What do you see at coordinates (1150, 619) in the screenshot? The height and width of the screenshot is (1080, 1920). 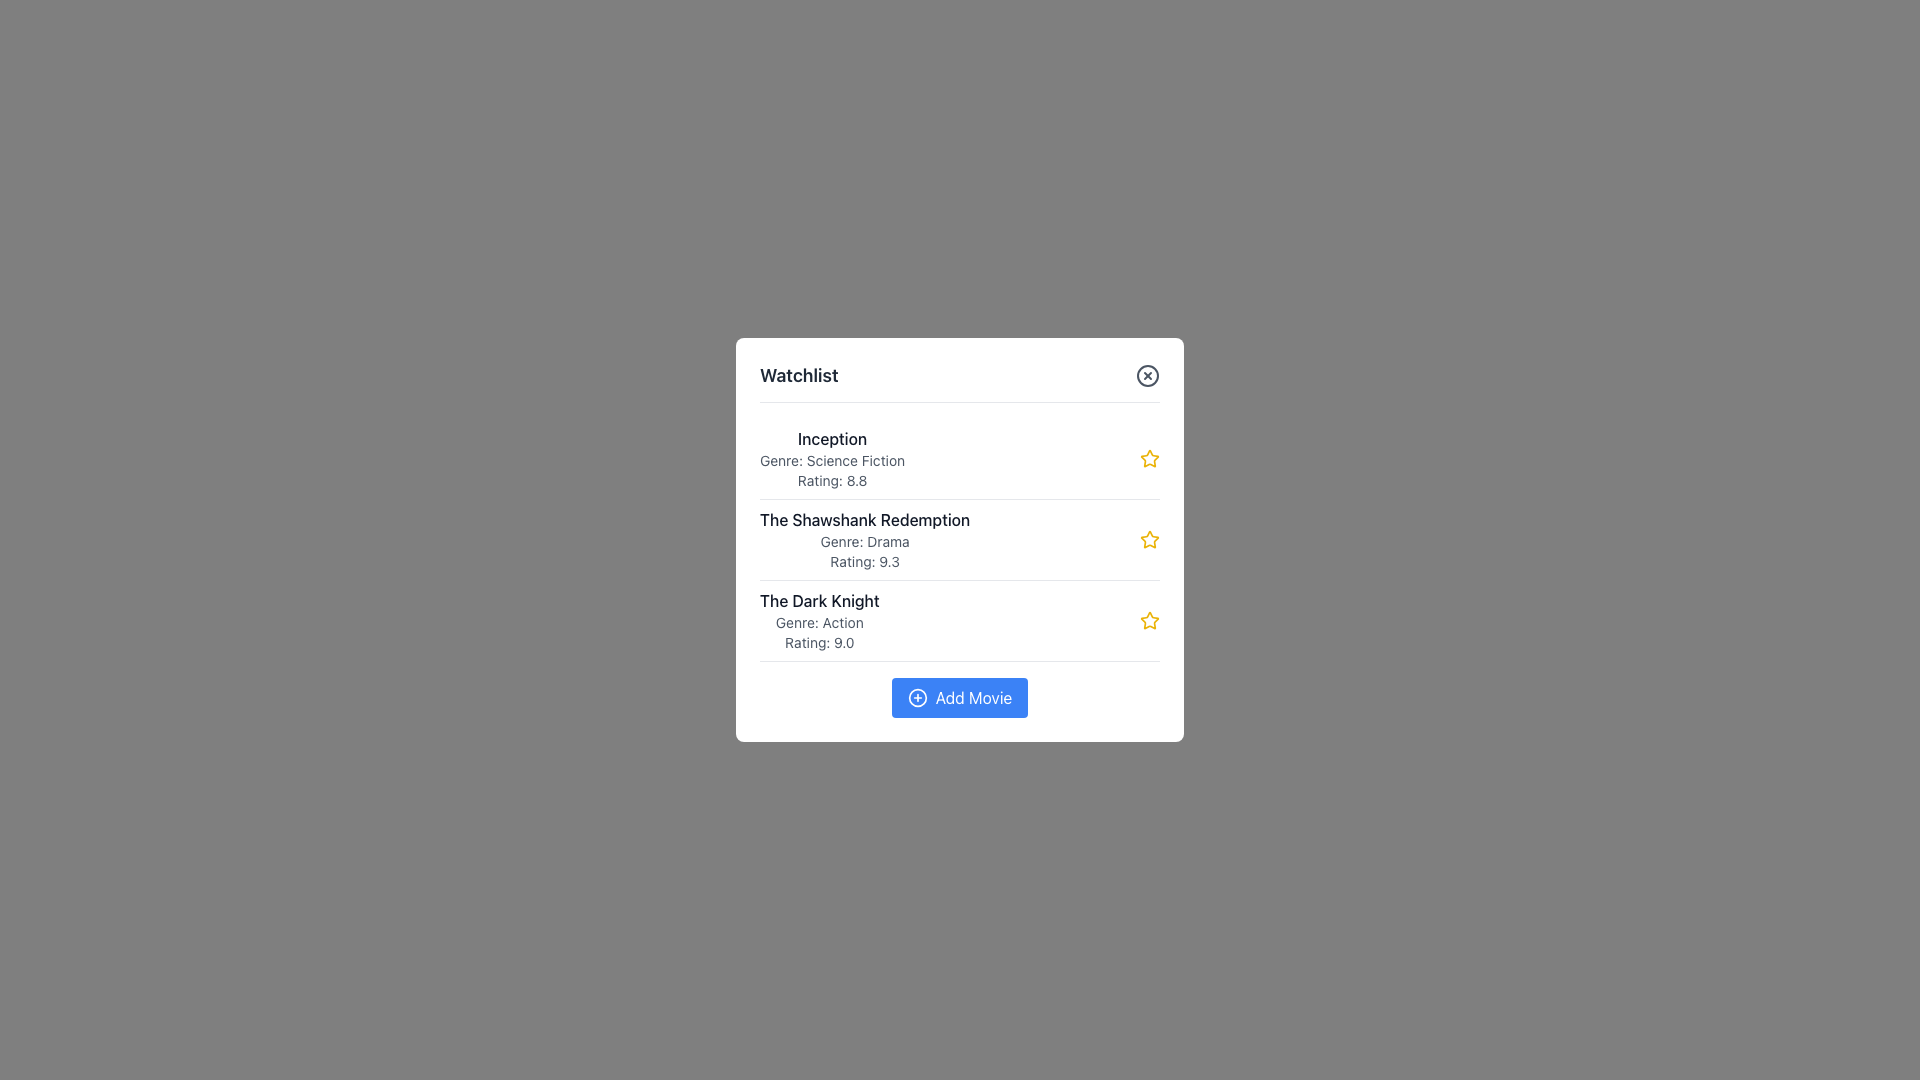 I see `the star-shaped icon with a yellow outline located beside the movie title in the second list item` at bounding box center [1150, 619].